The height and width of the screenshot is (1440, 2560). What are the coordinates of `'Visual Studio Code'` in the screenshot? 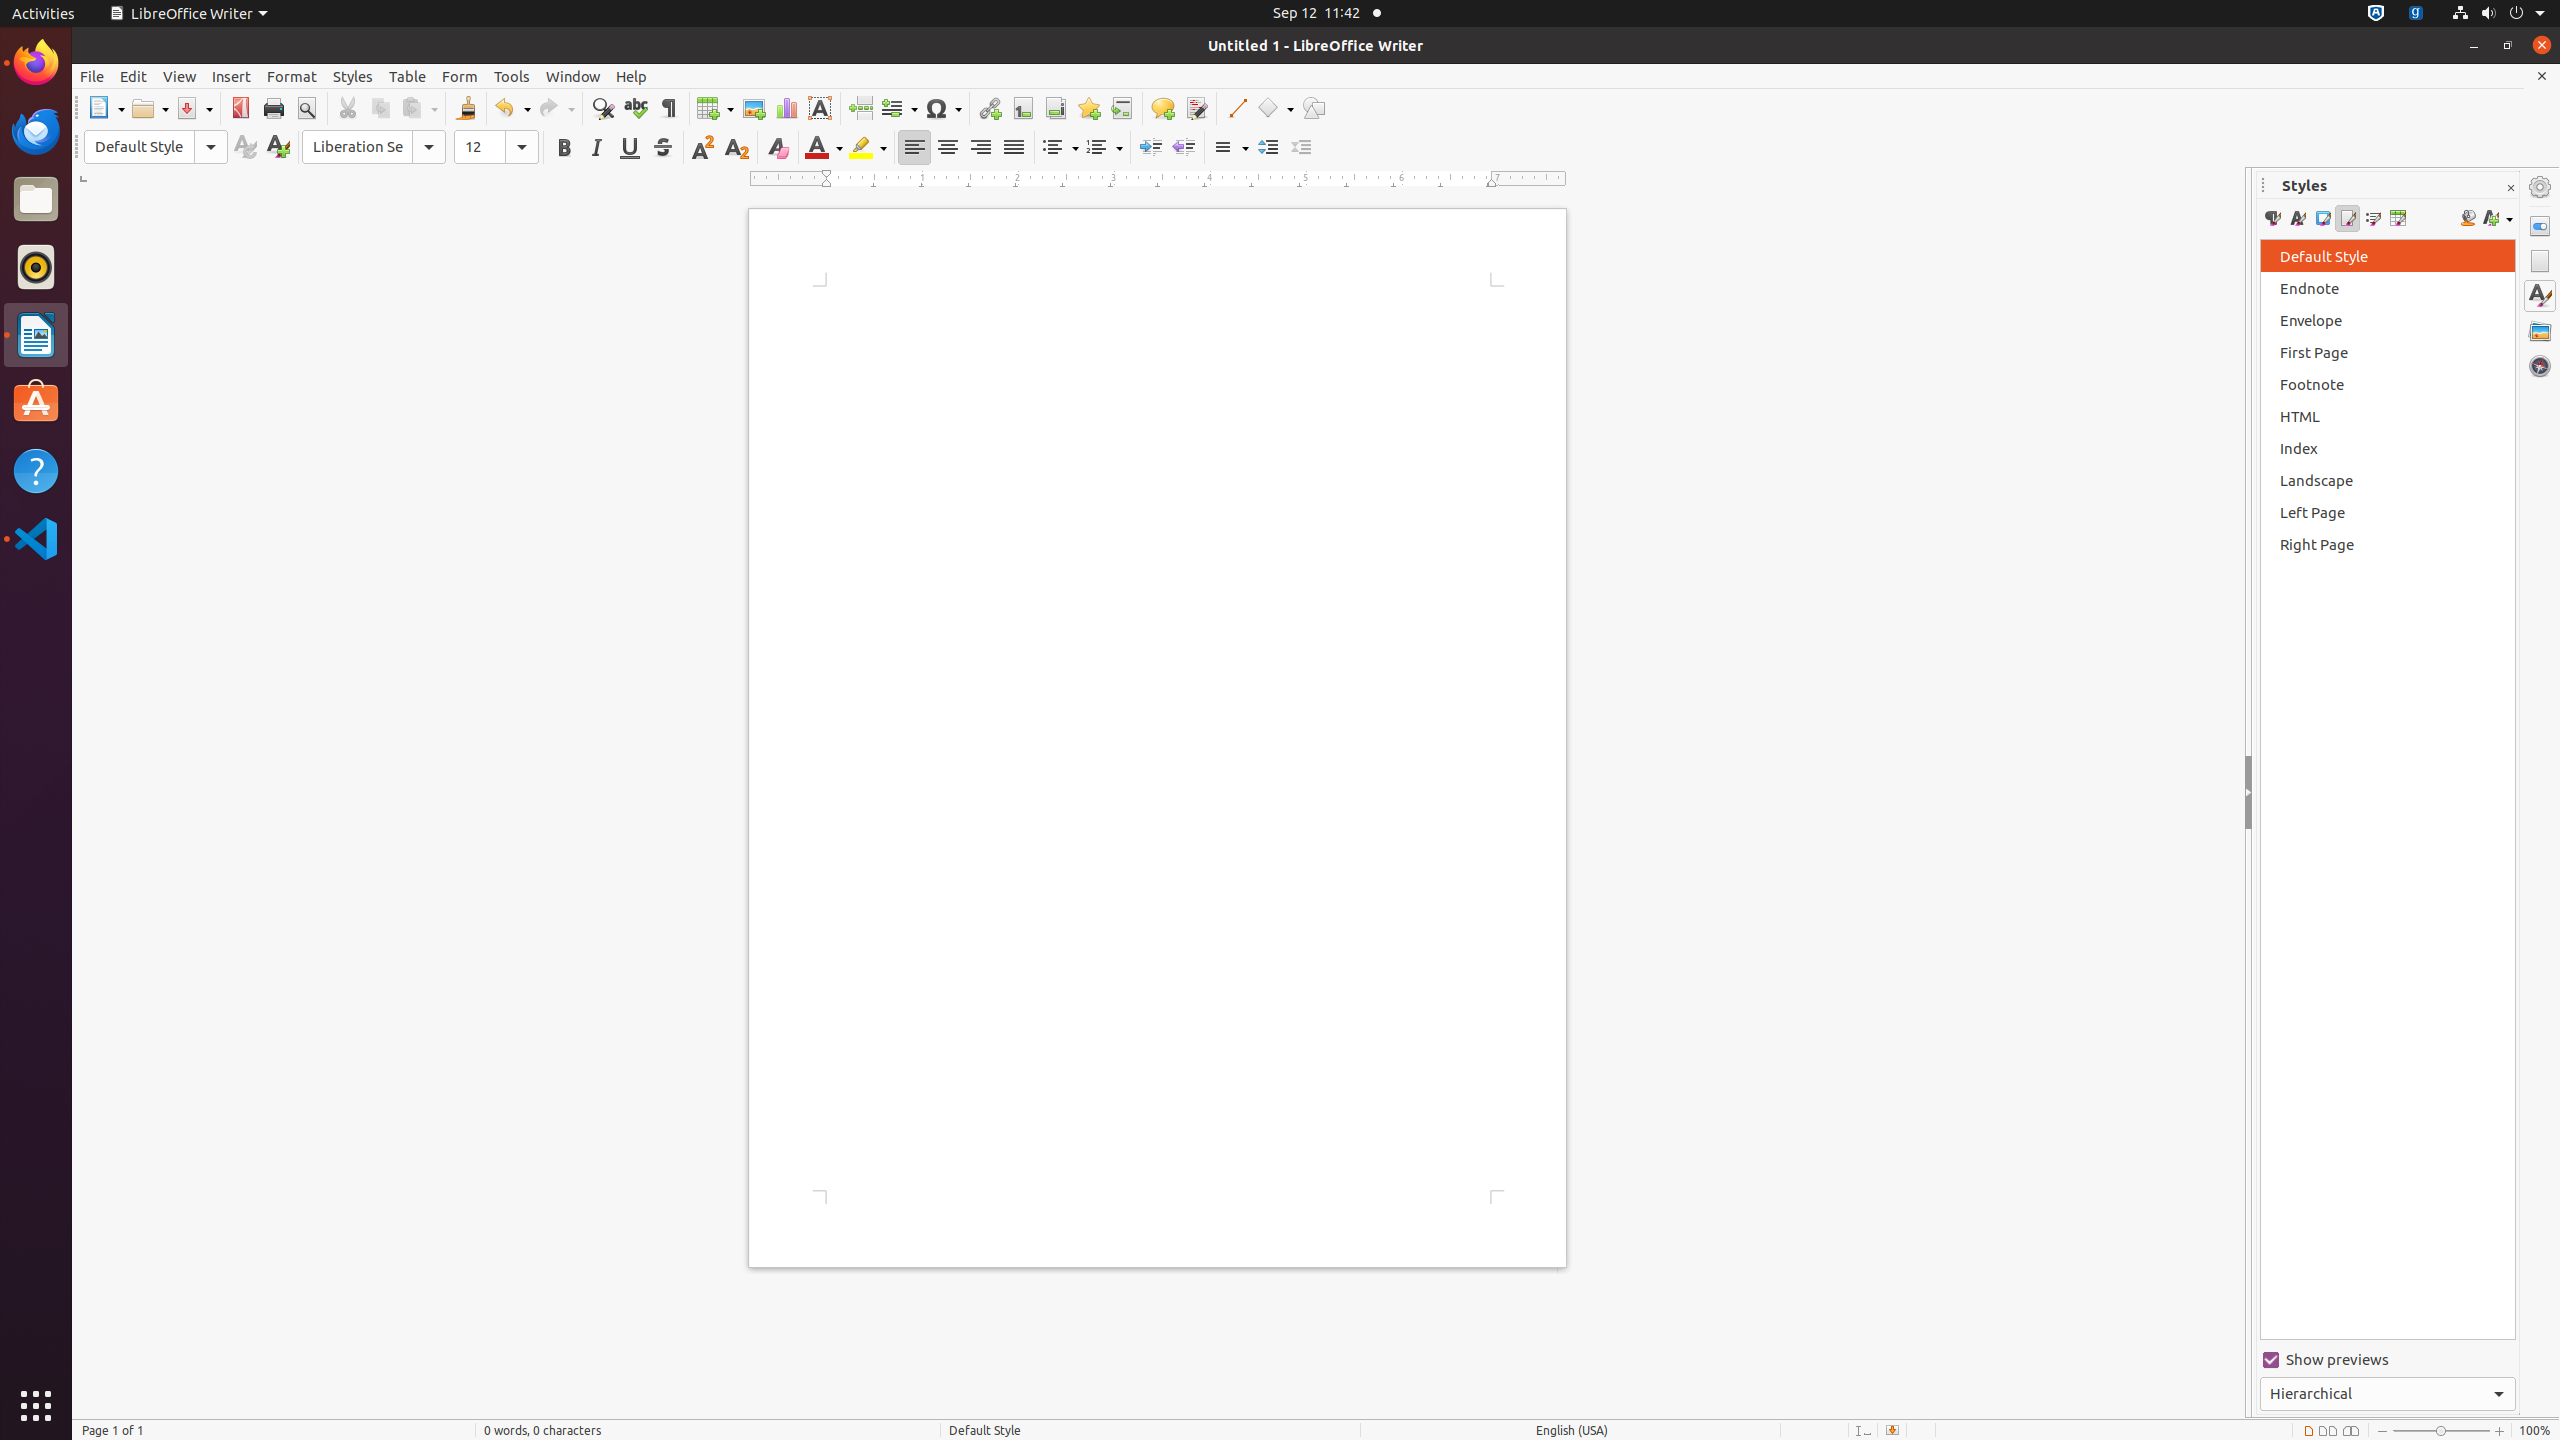 It's located at (36, 537).